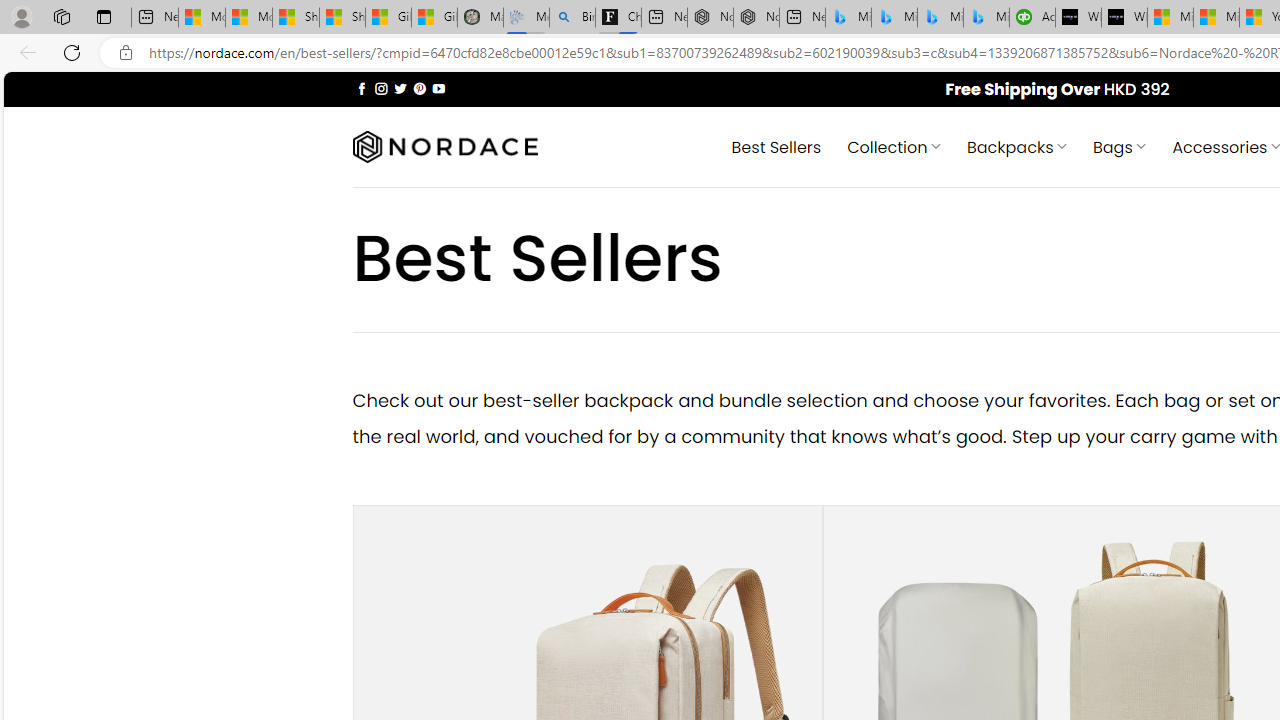 This screenshot has height=720, width=1280. I want to click on '  Best Sellers', so click(775, 145).